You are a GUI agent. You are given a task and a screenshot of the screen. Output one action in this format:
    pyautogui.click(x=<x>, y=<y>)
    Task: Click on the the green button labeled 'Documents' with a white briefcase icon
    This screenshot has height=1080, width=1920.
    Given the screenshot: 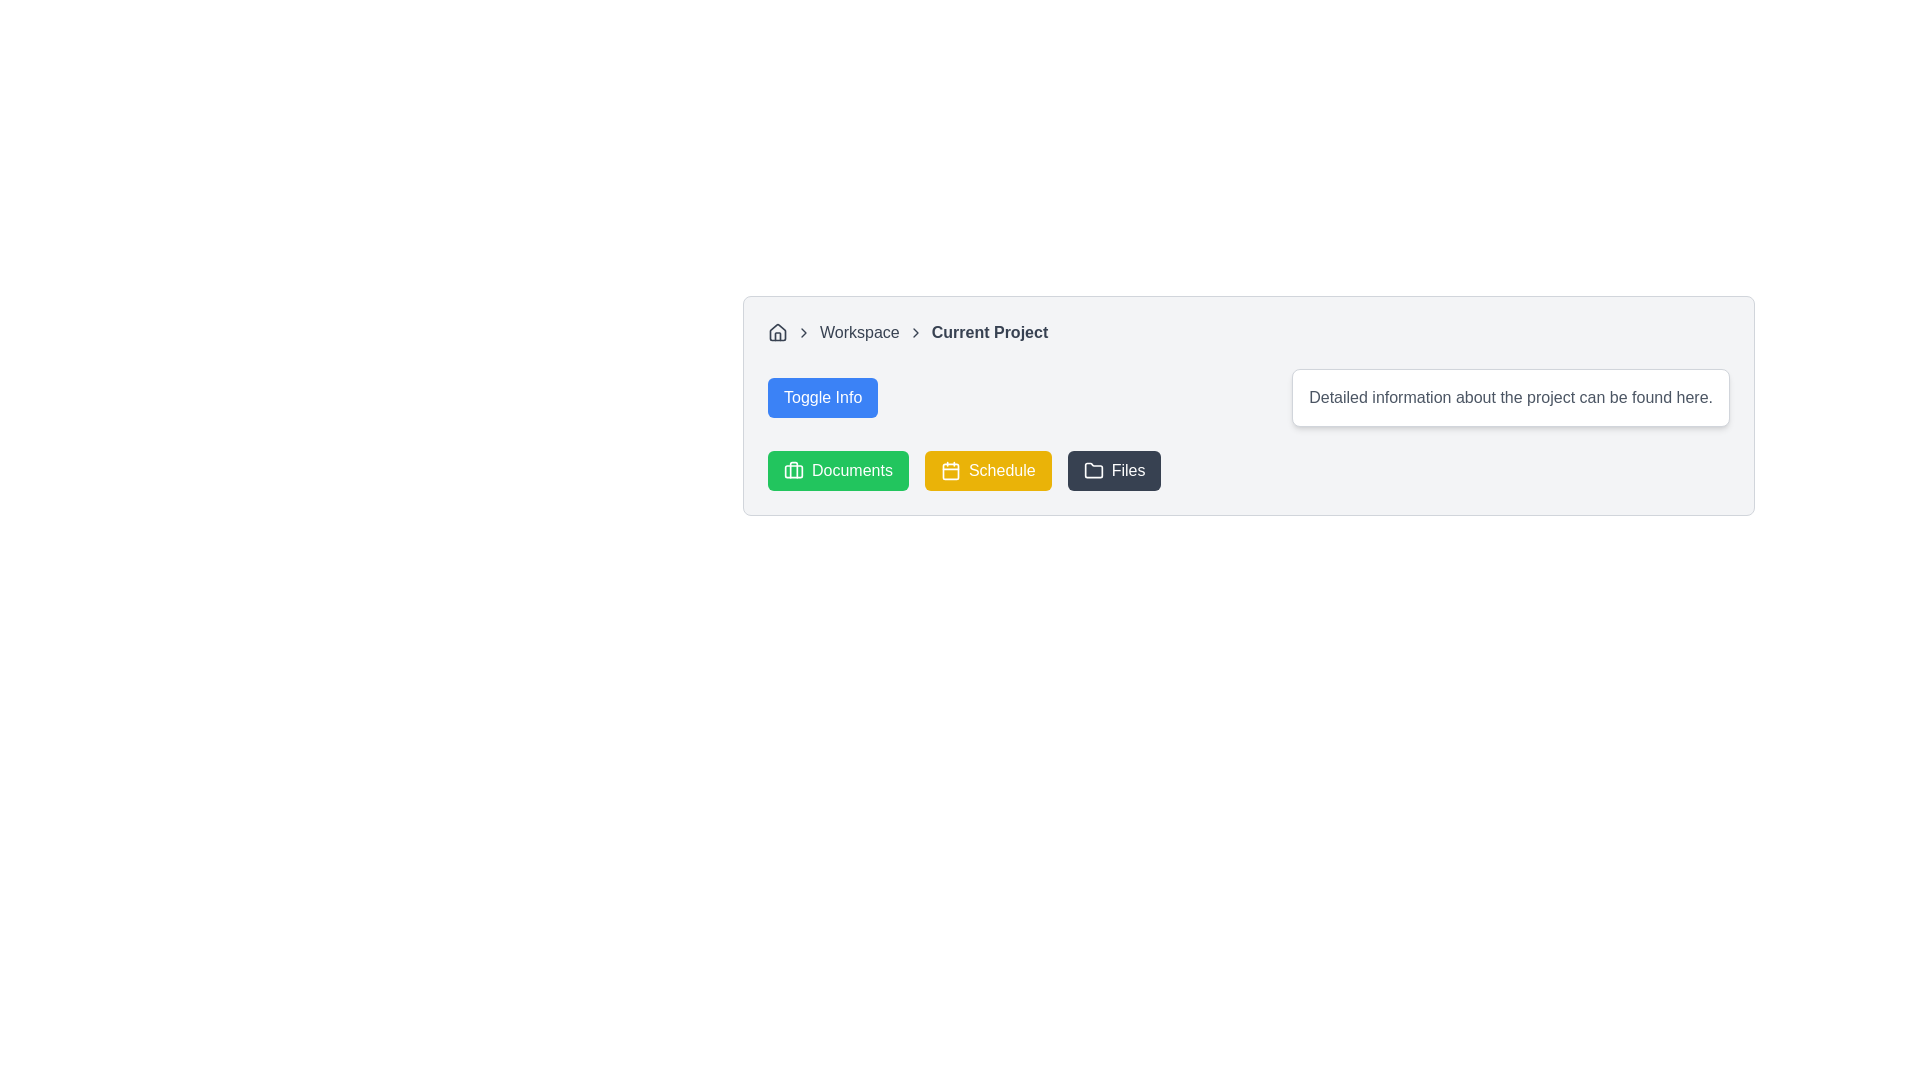 What is the action you would take?
    pyautogui.click(x=838, y=470)
    